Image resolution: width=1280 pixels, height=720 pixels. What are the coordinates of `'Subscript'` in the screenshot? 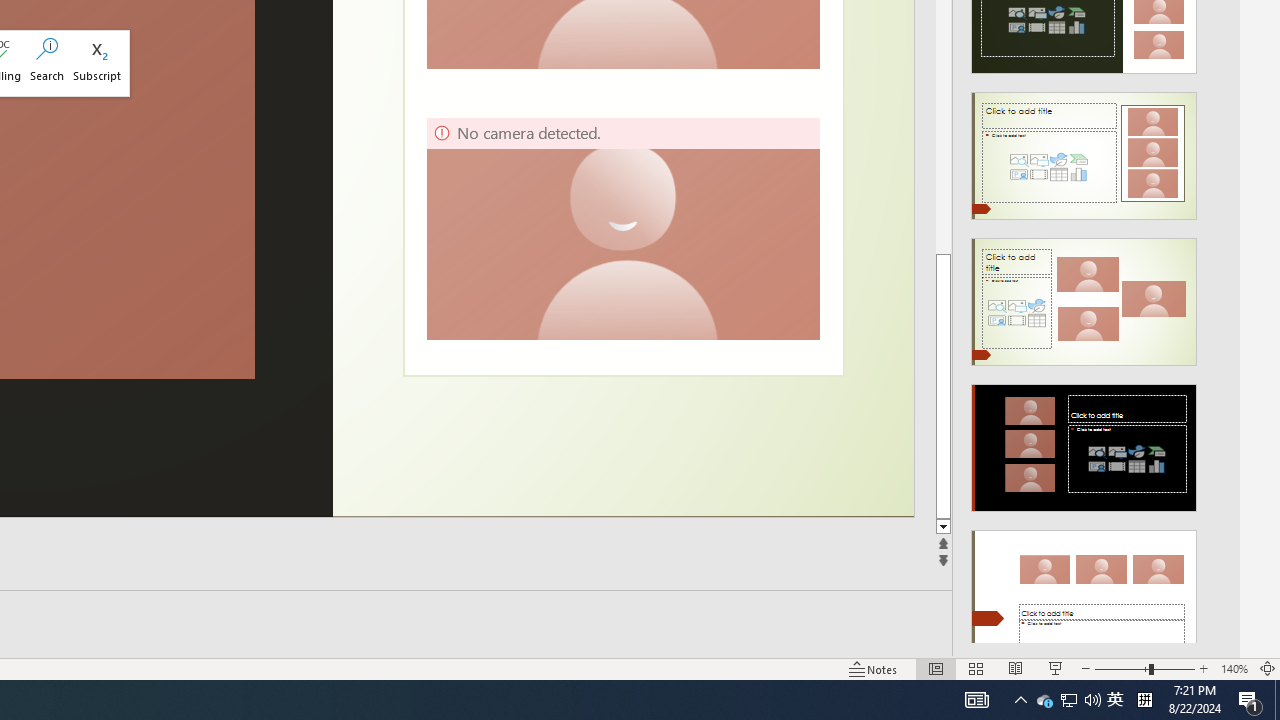 It's located at (96, 62).